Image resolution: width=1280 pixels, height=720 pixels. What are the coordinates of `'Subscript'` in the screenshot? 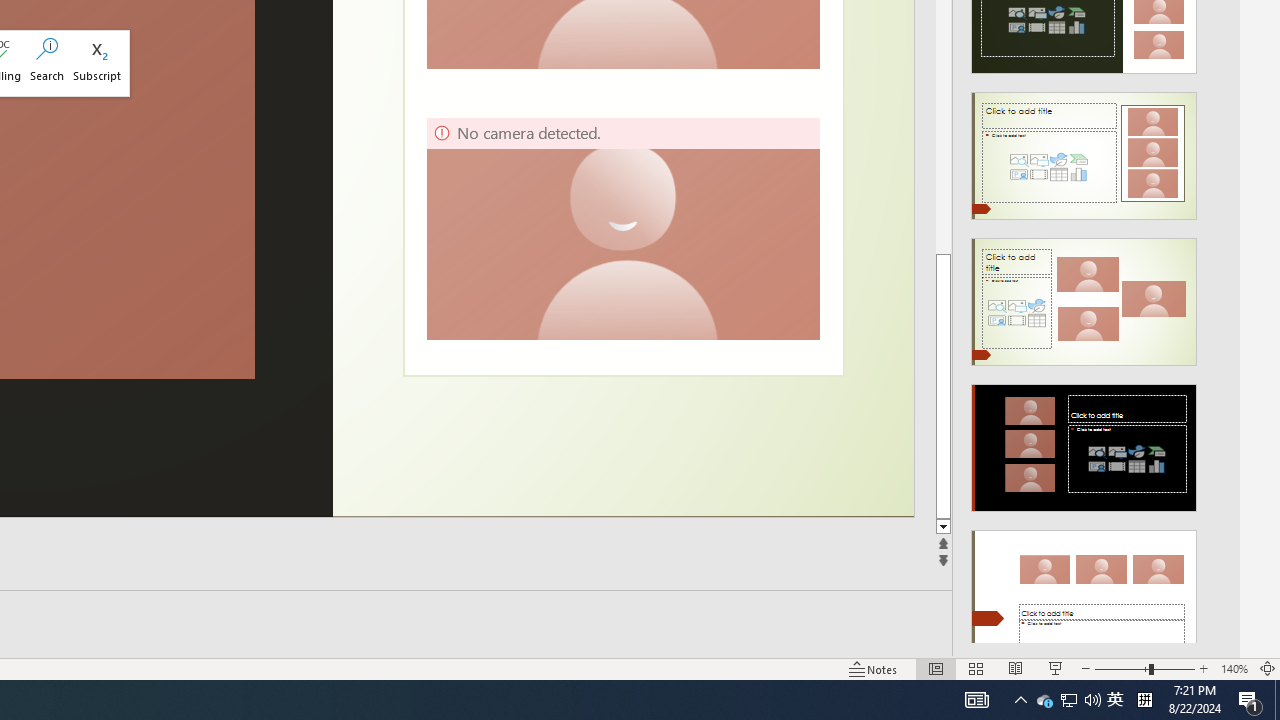 It's located at (96, 62).